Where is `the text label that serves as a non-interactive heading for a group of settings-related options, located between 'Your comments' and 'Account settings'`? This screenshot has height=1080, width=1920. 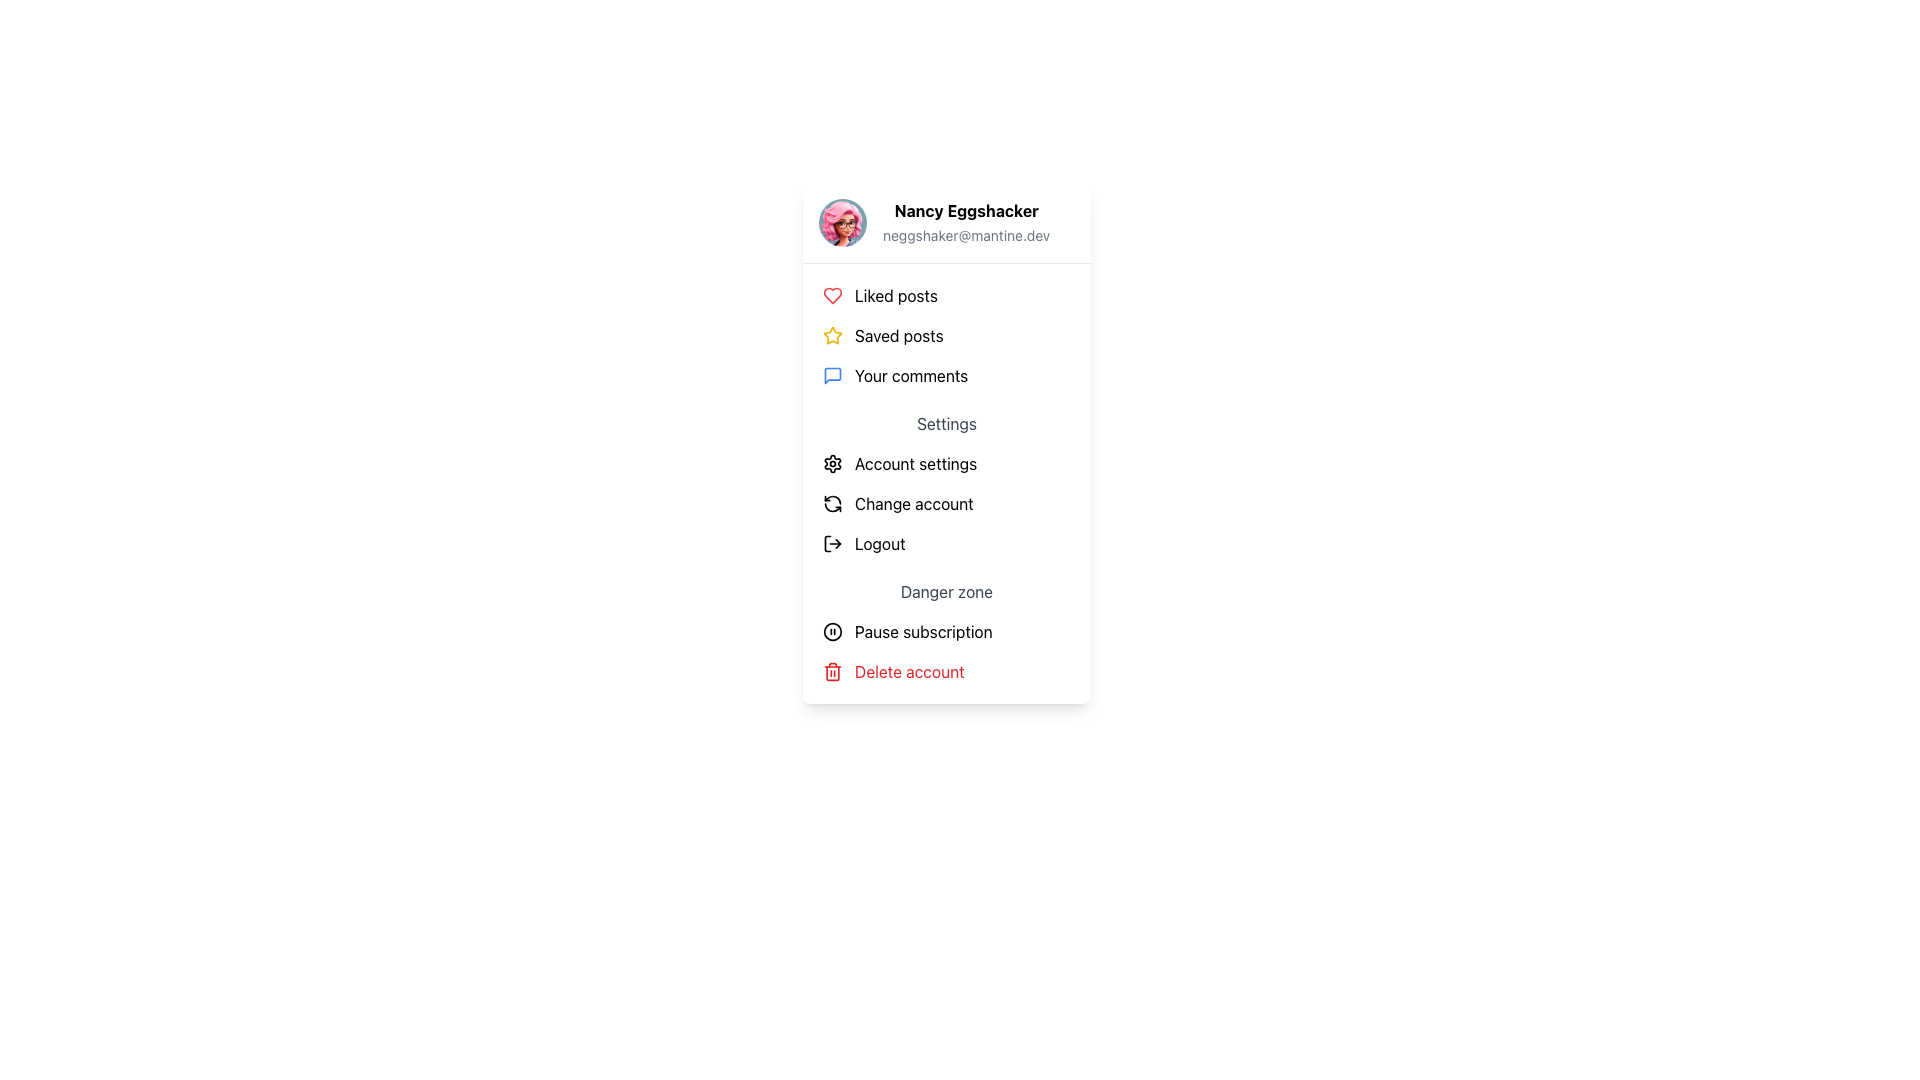 the text label that serves as a non-interactive heading for a group of settings-related options, located between 'Your comments' and 'Account settings' is located at coordinates (945, 423).